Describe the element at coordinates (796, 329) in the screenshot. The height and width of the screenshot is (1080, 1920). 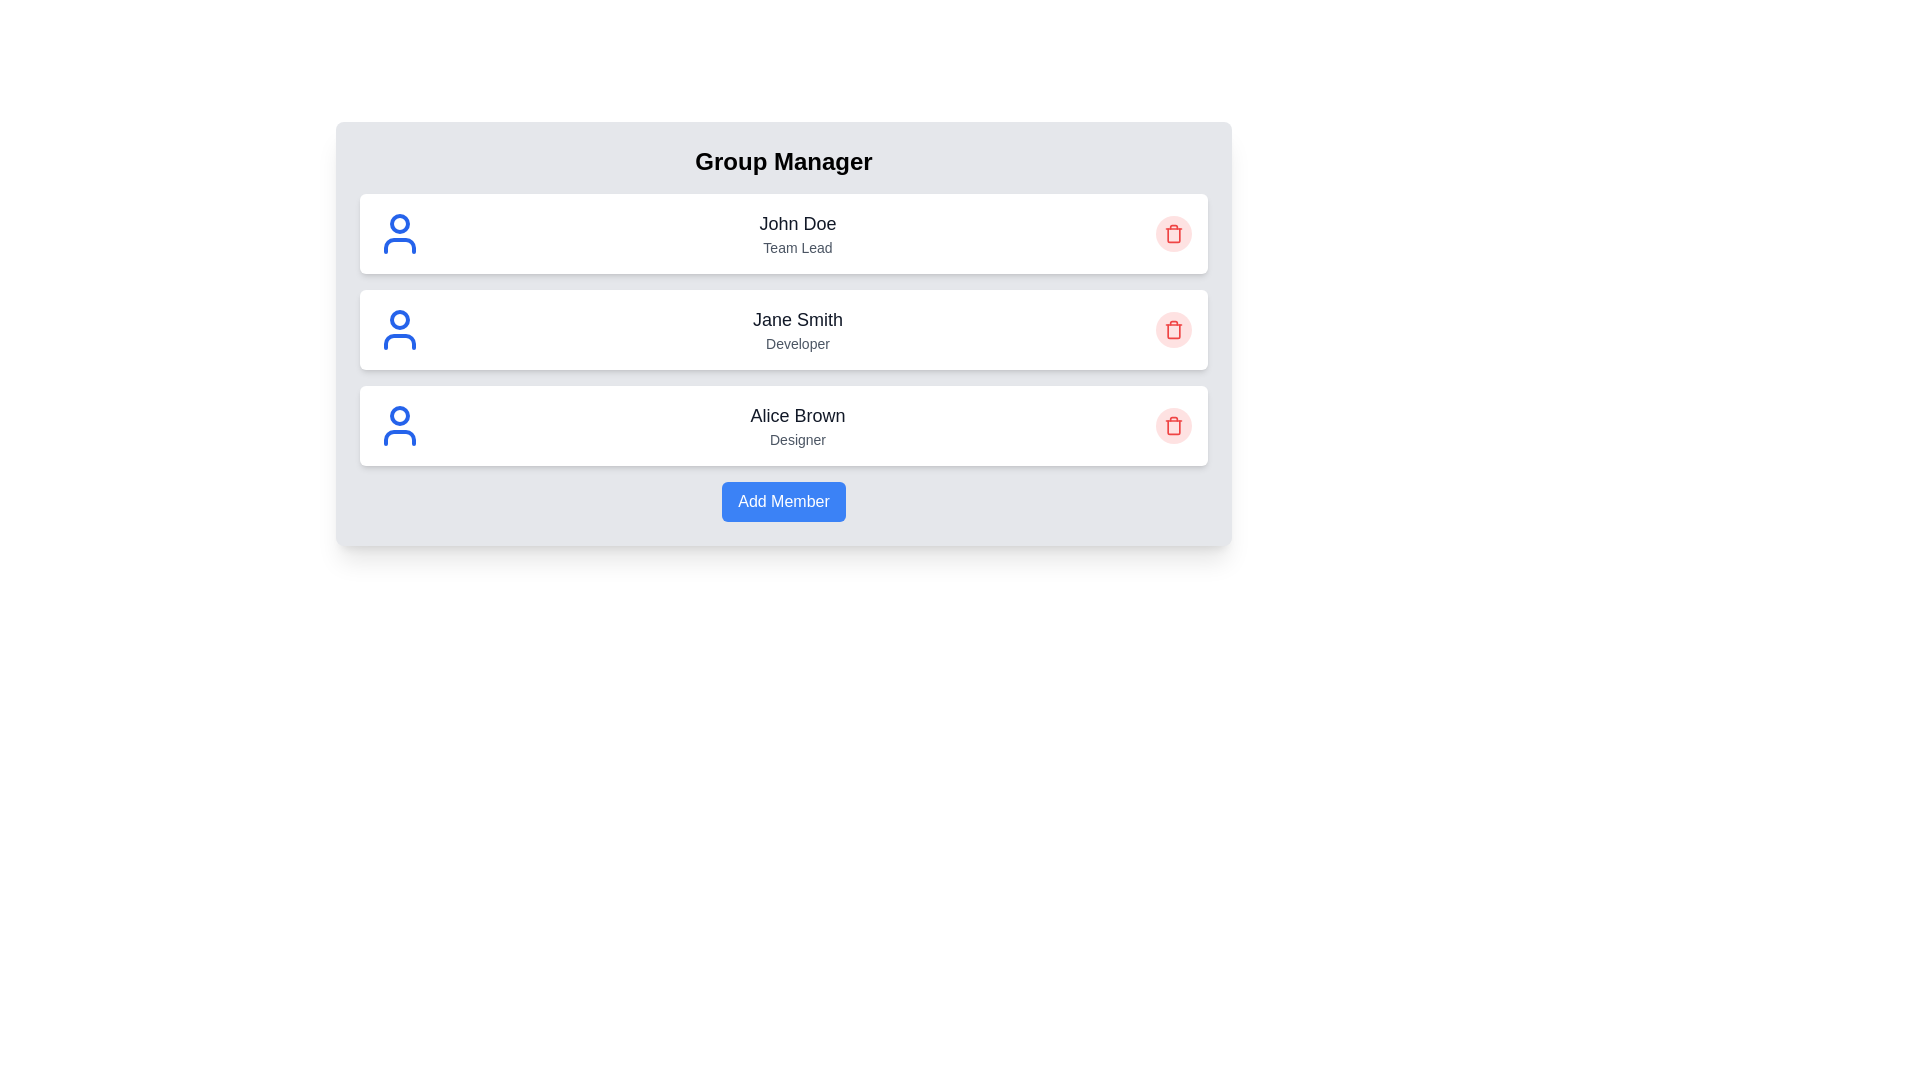
I see `the text label displaying 'Jane Smith' as a 'Developer', which is located in the second card under the 'Group Manager' section` at that location.